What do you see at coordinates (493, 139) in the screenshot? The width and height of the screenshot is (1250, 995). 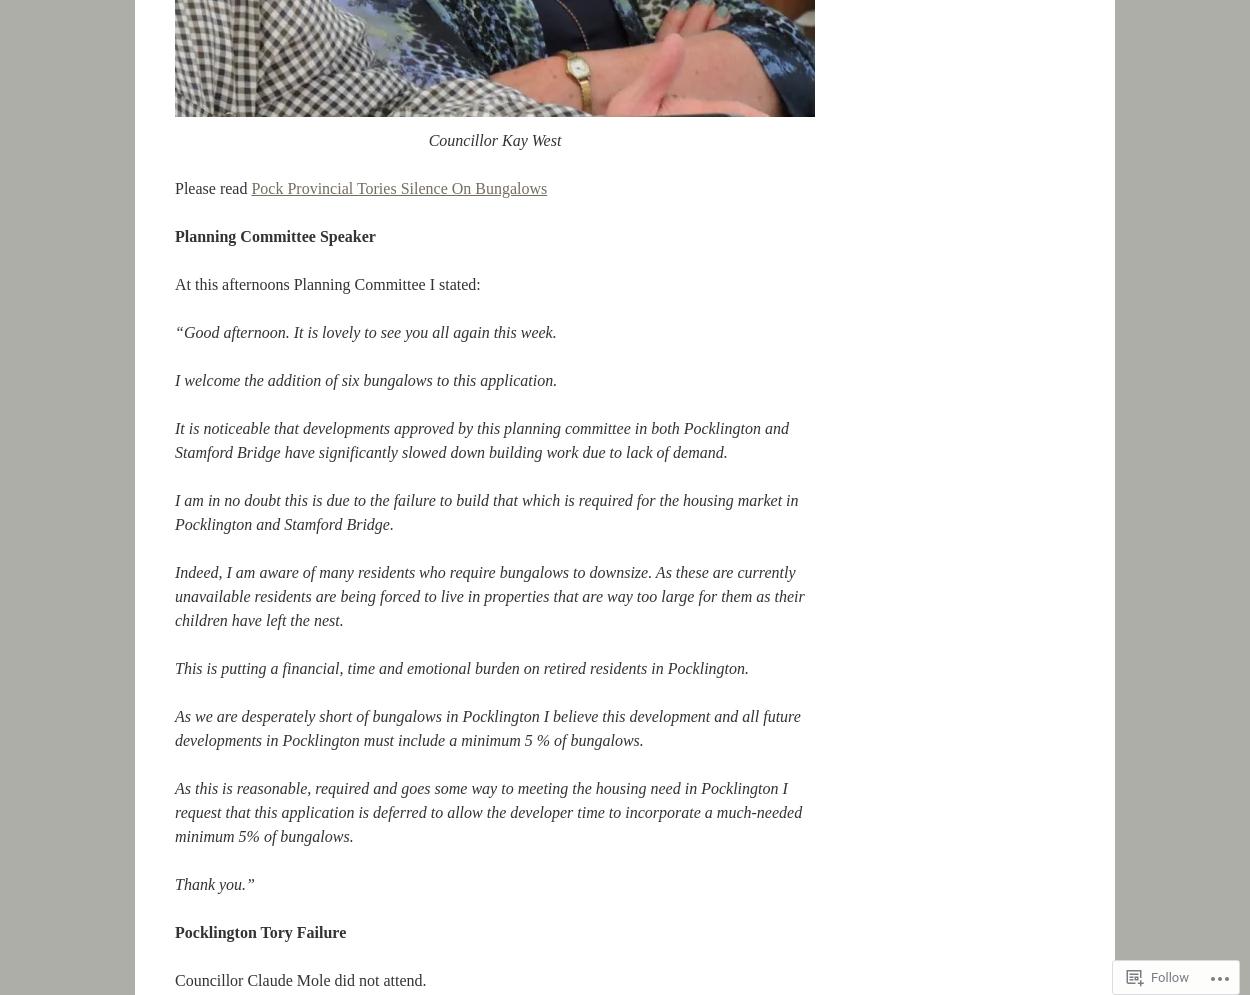 I see `'Councillor Kay West'` at bounding box center [493, 139].